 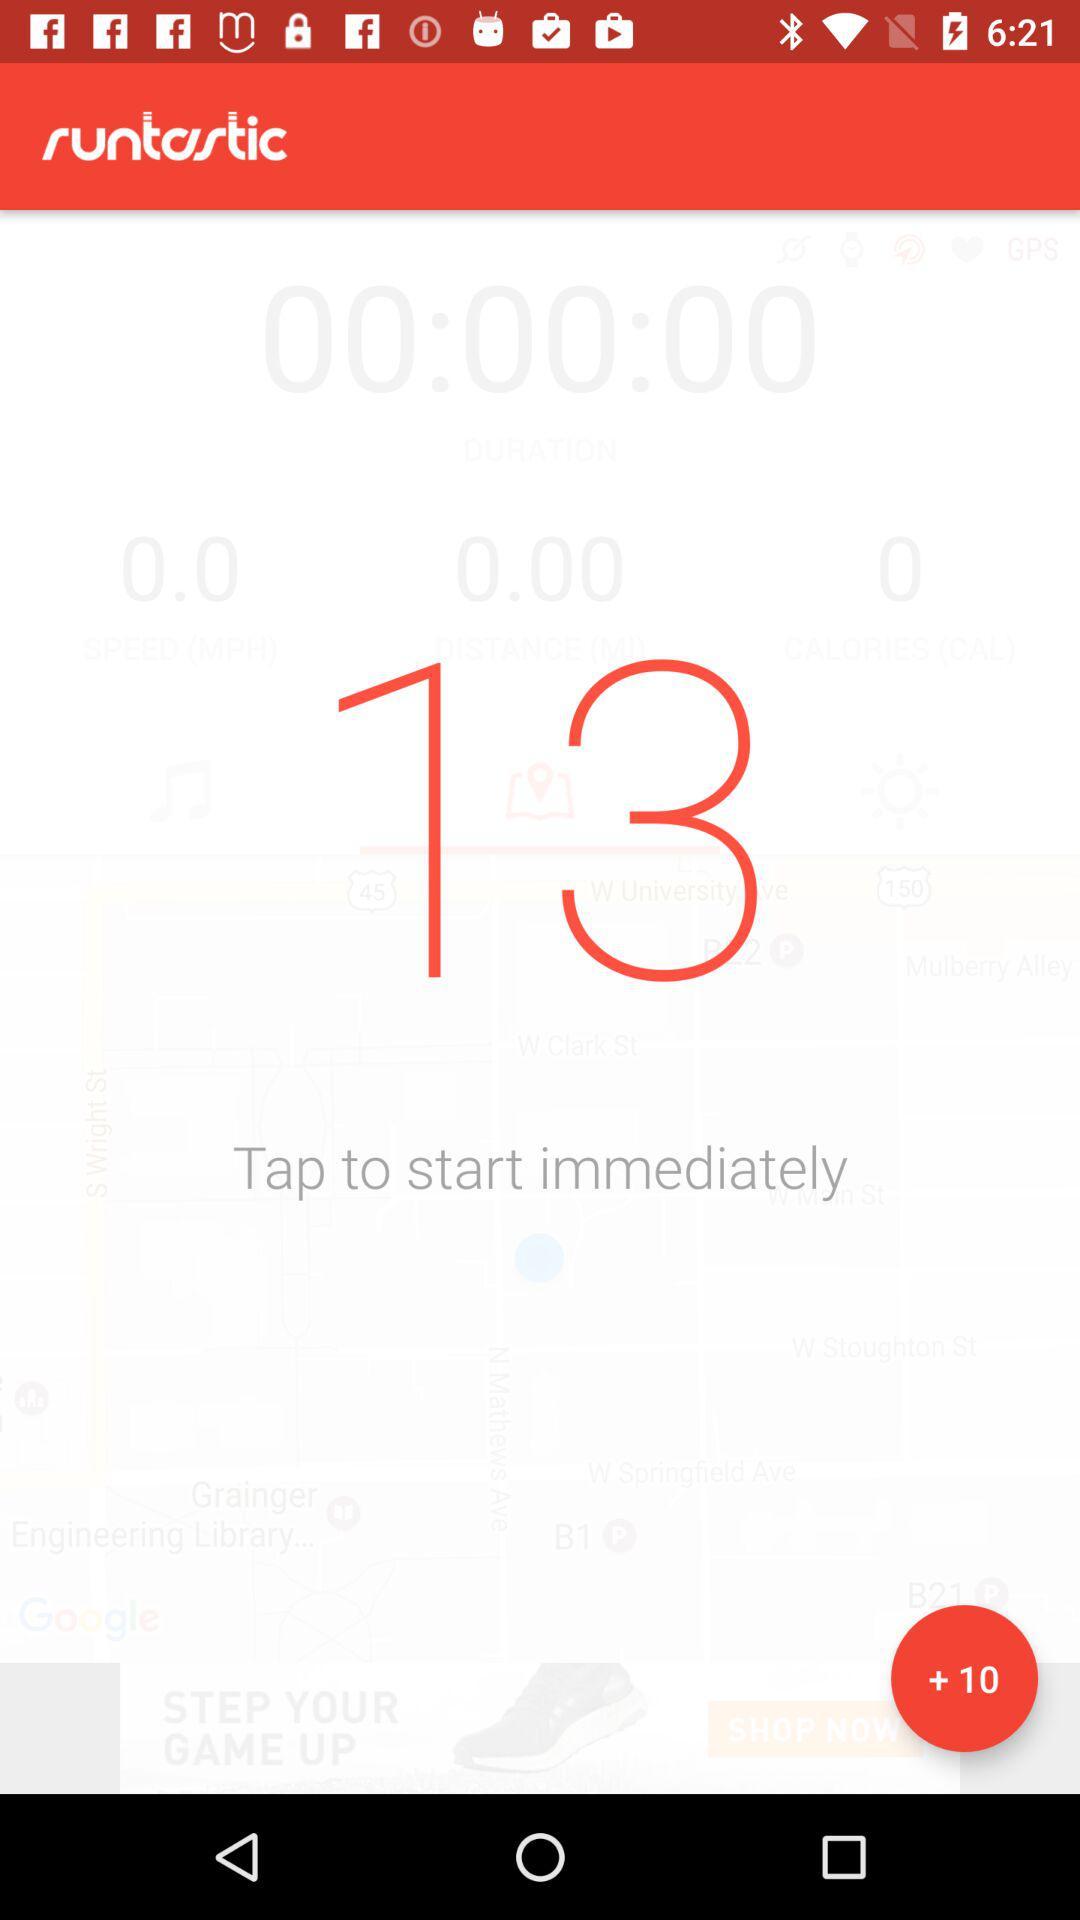 I want to click on the icon which is at the bottom right of the page, so click(x=963, y=1678).